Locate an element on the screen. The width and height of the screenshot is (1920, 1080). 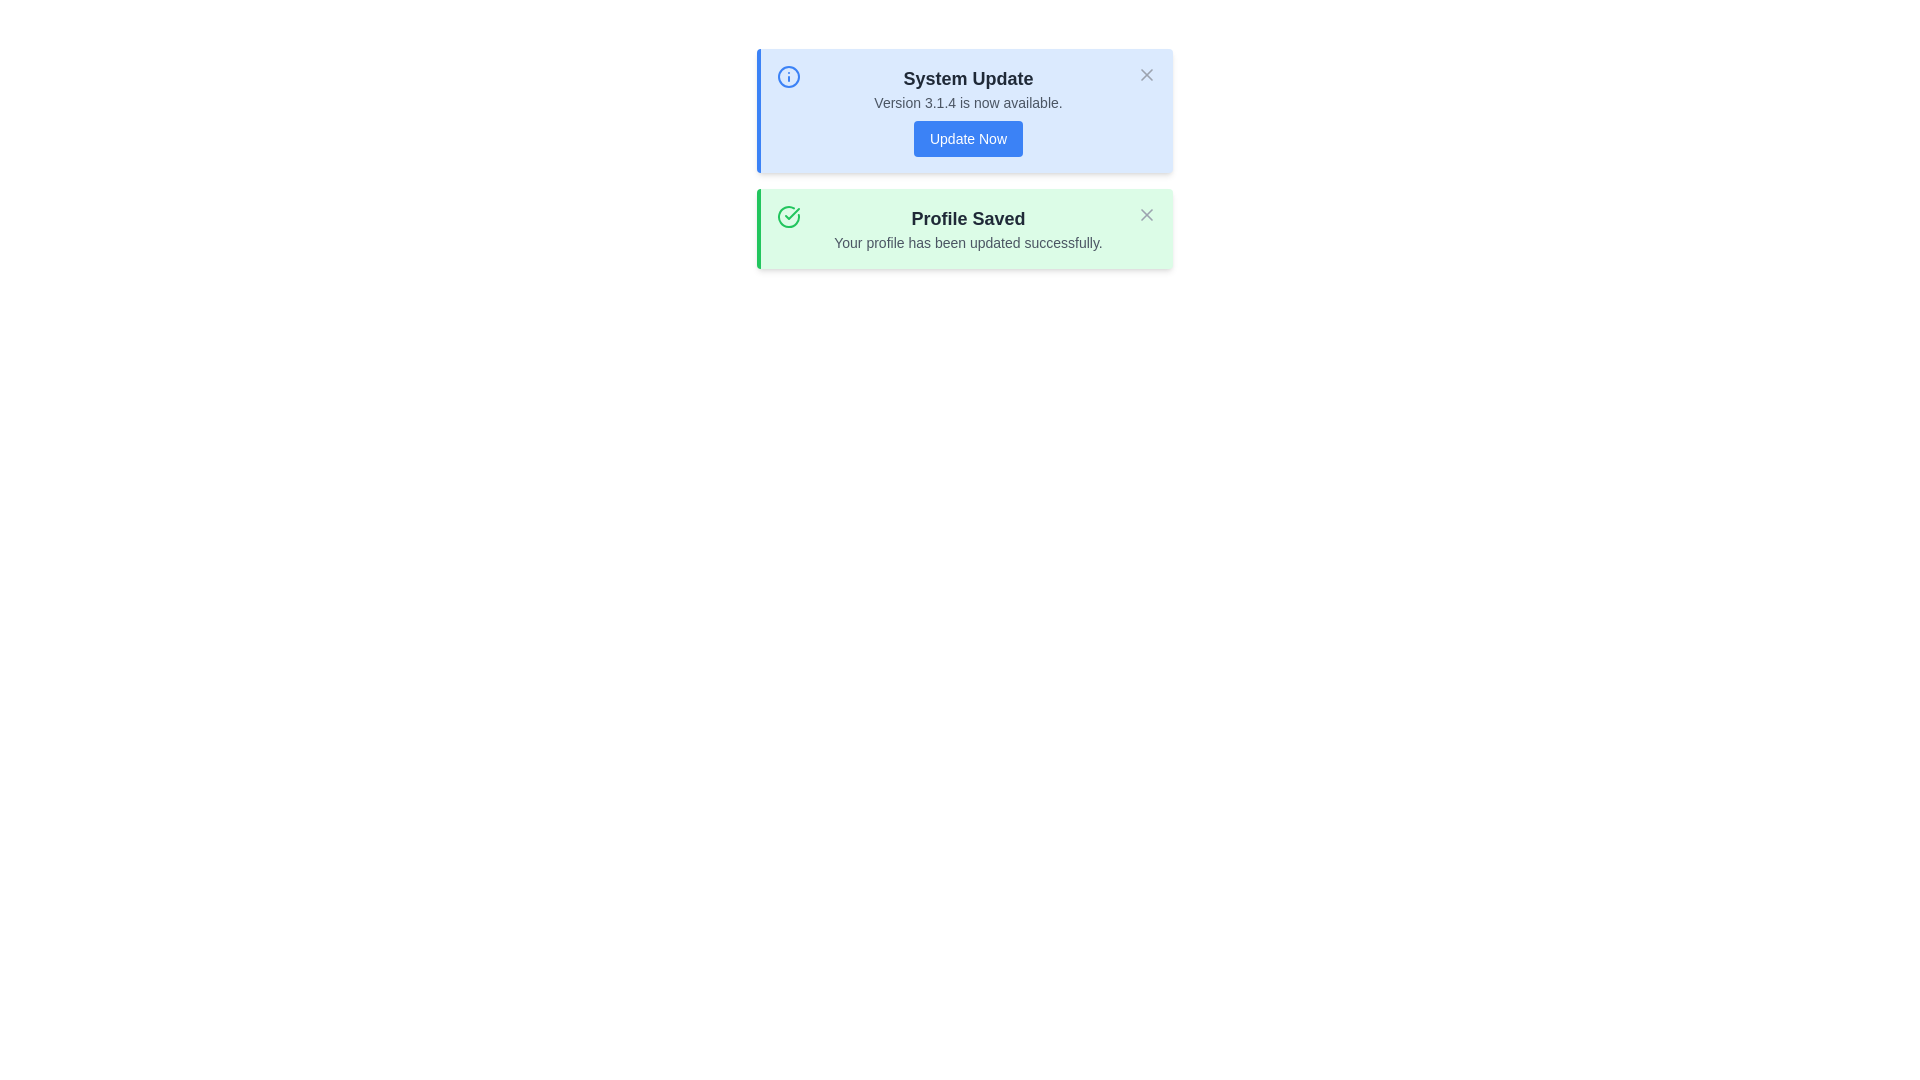
notification about the software update version 3.1.4 from the first notification card positioned at the top of the notification list is located at coordinates (964, 111).